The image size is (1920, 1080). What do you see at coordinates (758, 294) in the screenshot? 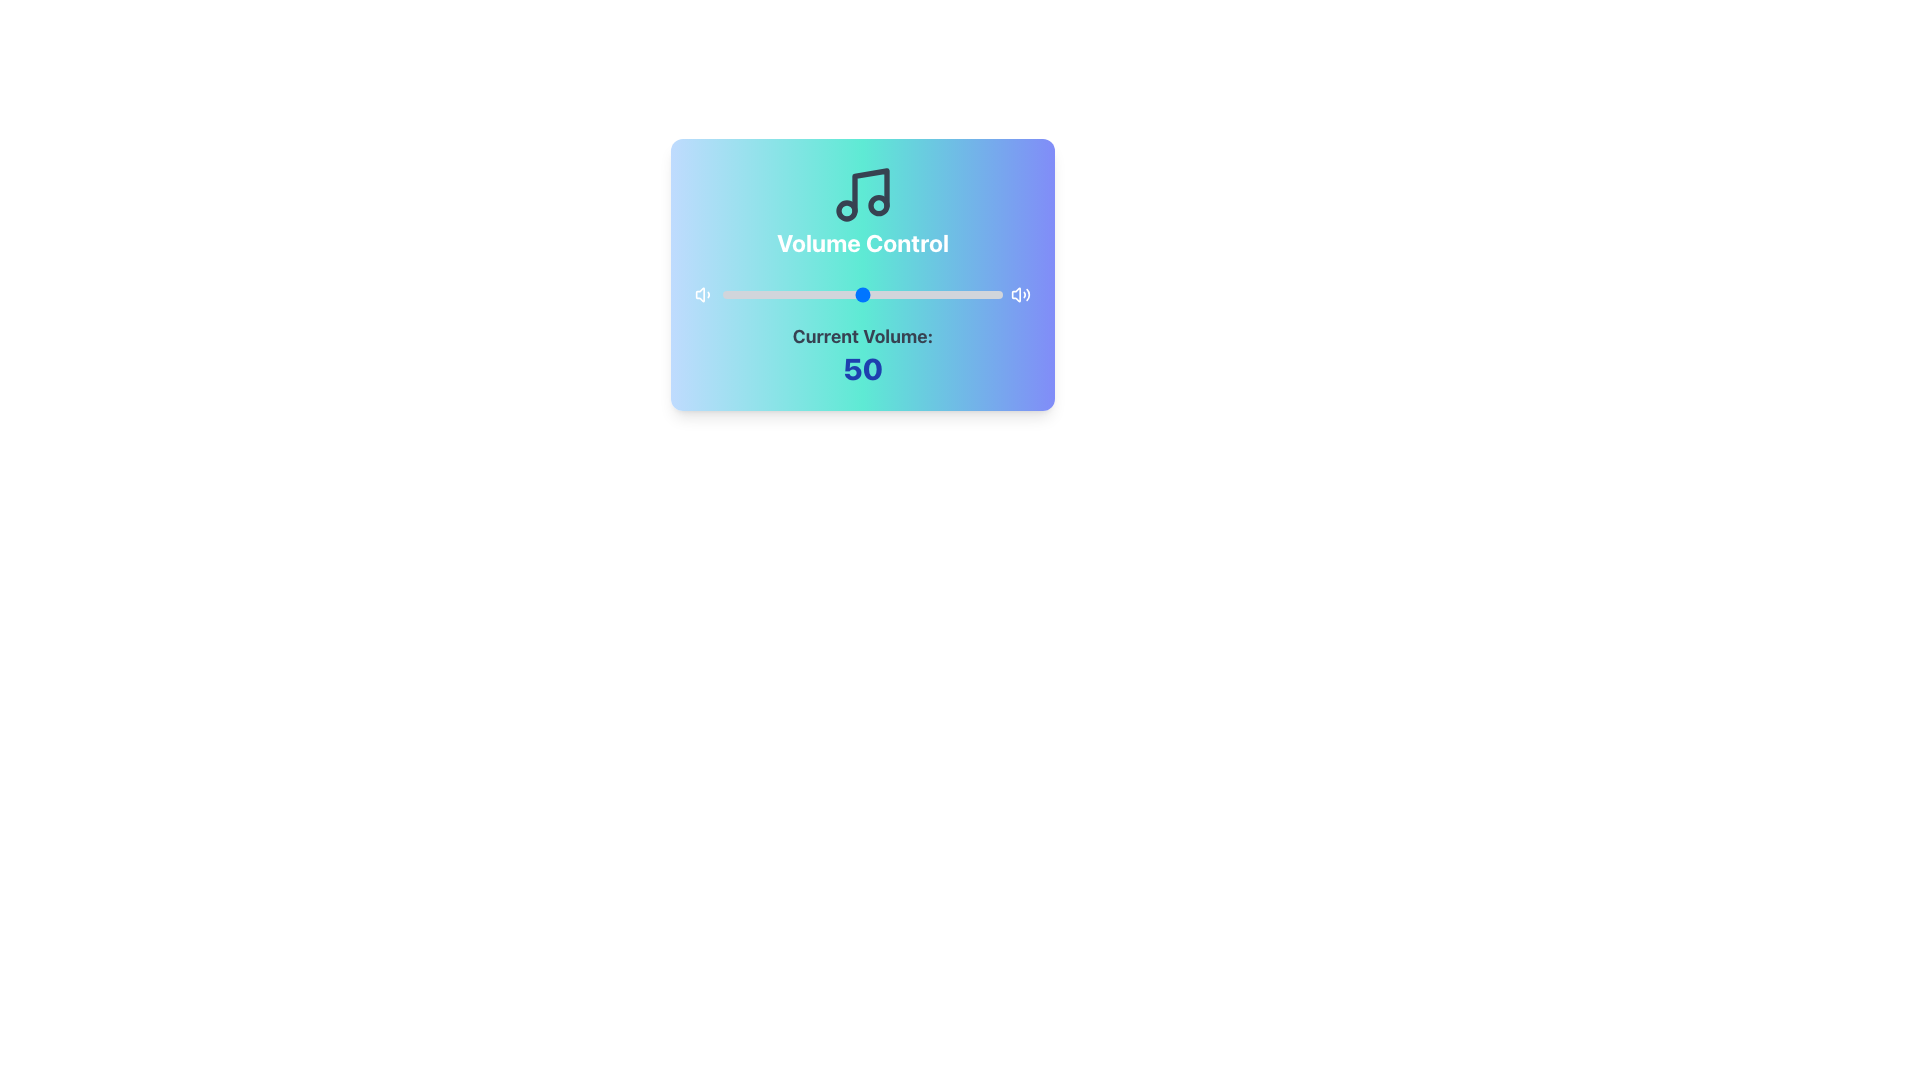
I see `the volume` at bounding box center [758, 294].